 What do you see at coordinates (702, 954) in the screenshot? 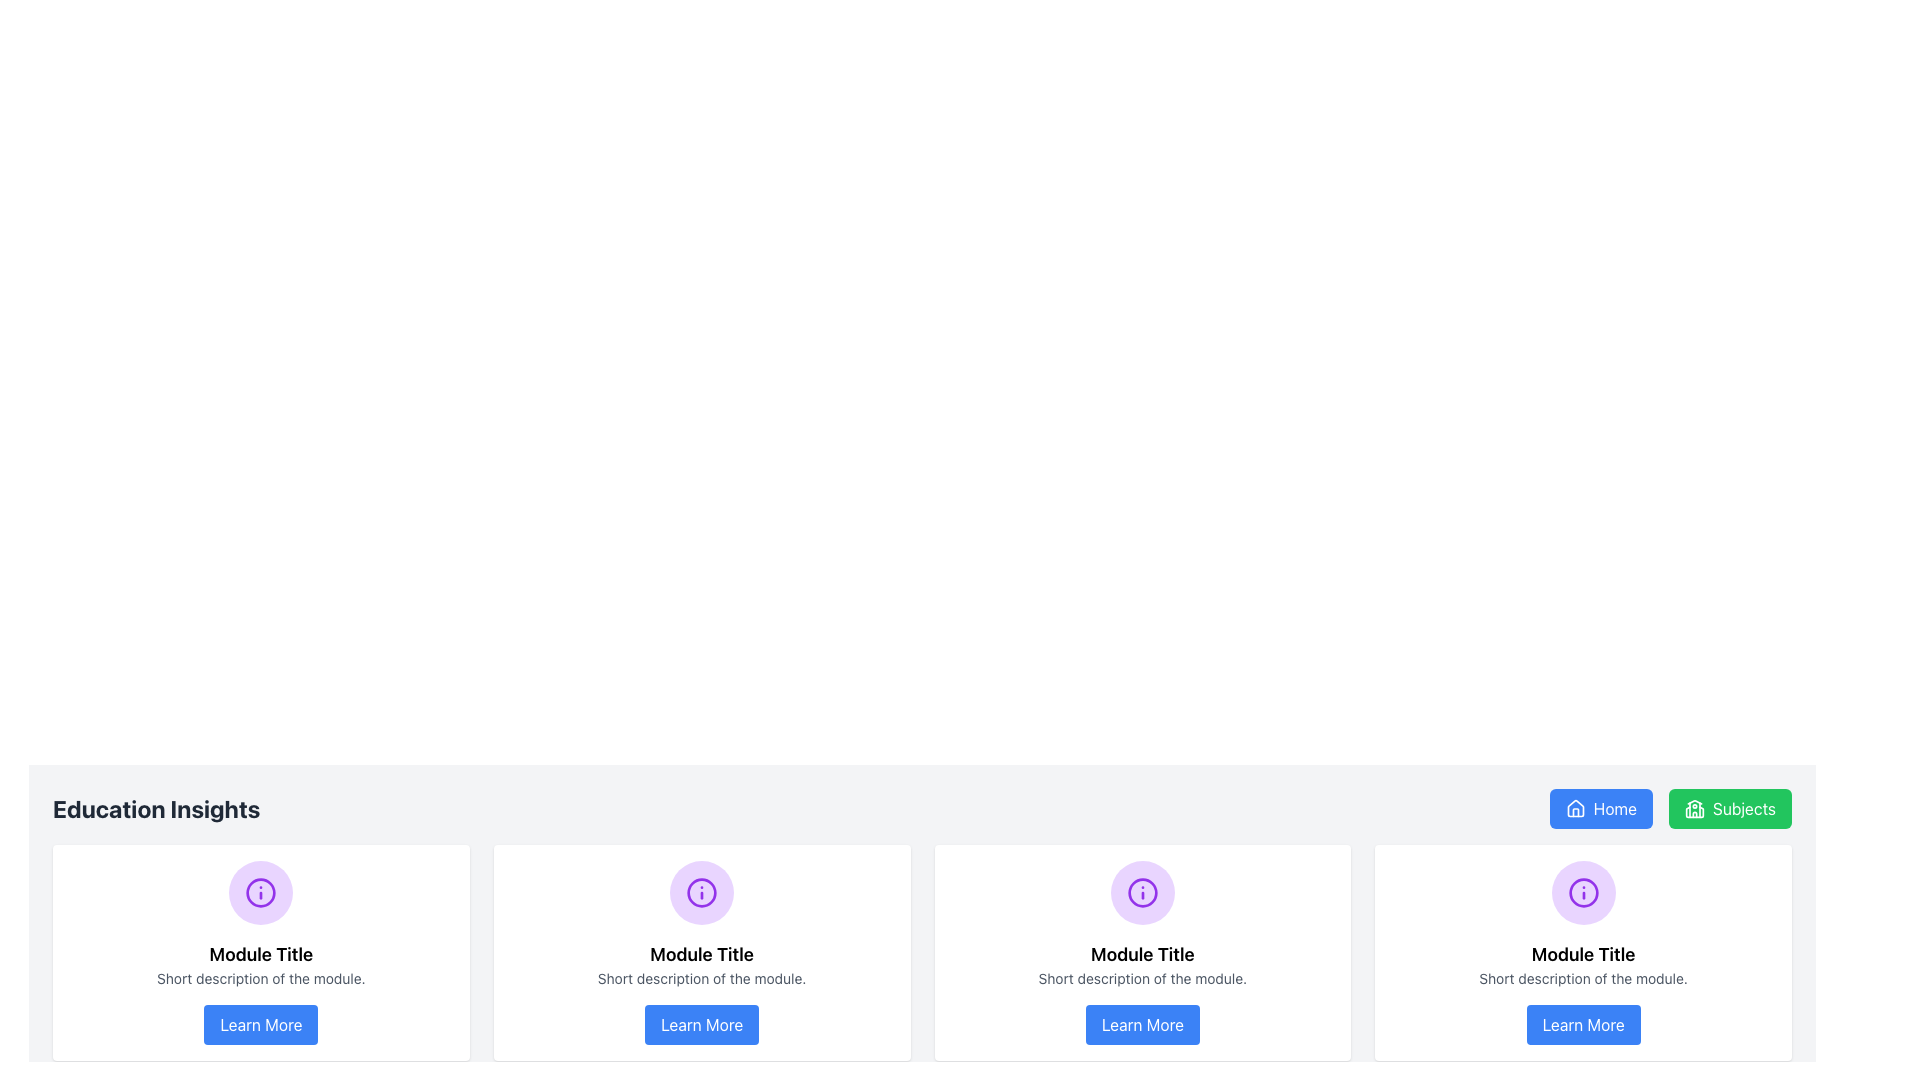
I see `the text label displaying 'Module Title', which is centrally aligned within the second module card, positioned below the module icon and above the module description` at bounding box center [702, 954].